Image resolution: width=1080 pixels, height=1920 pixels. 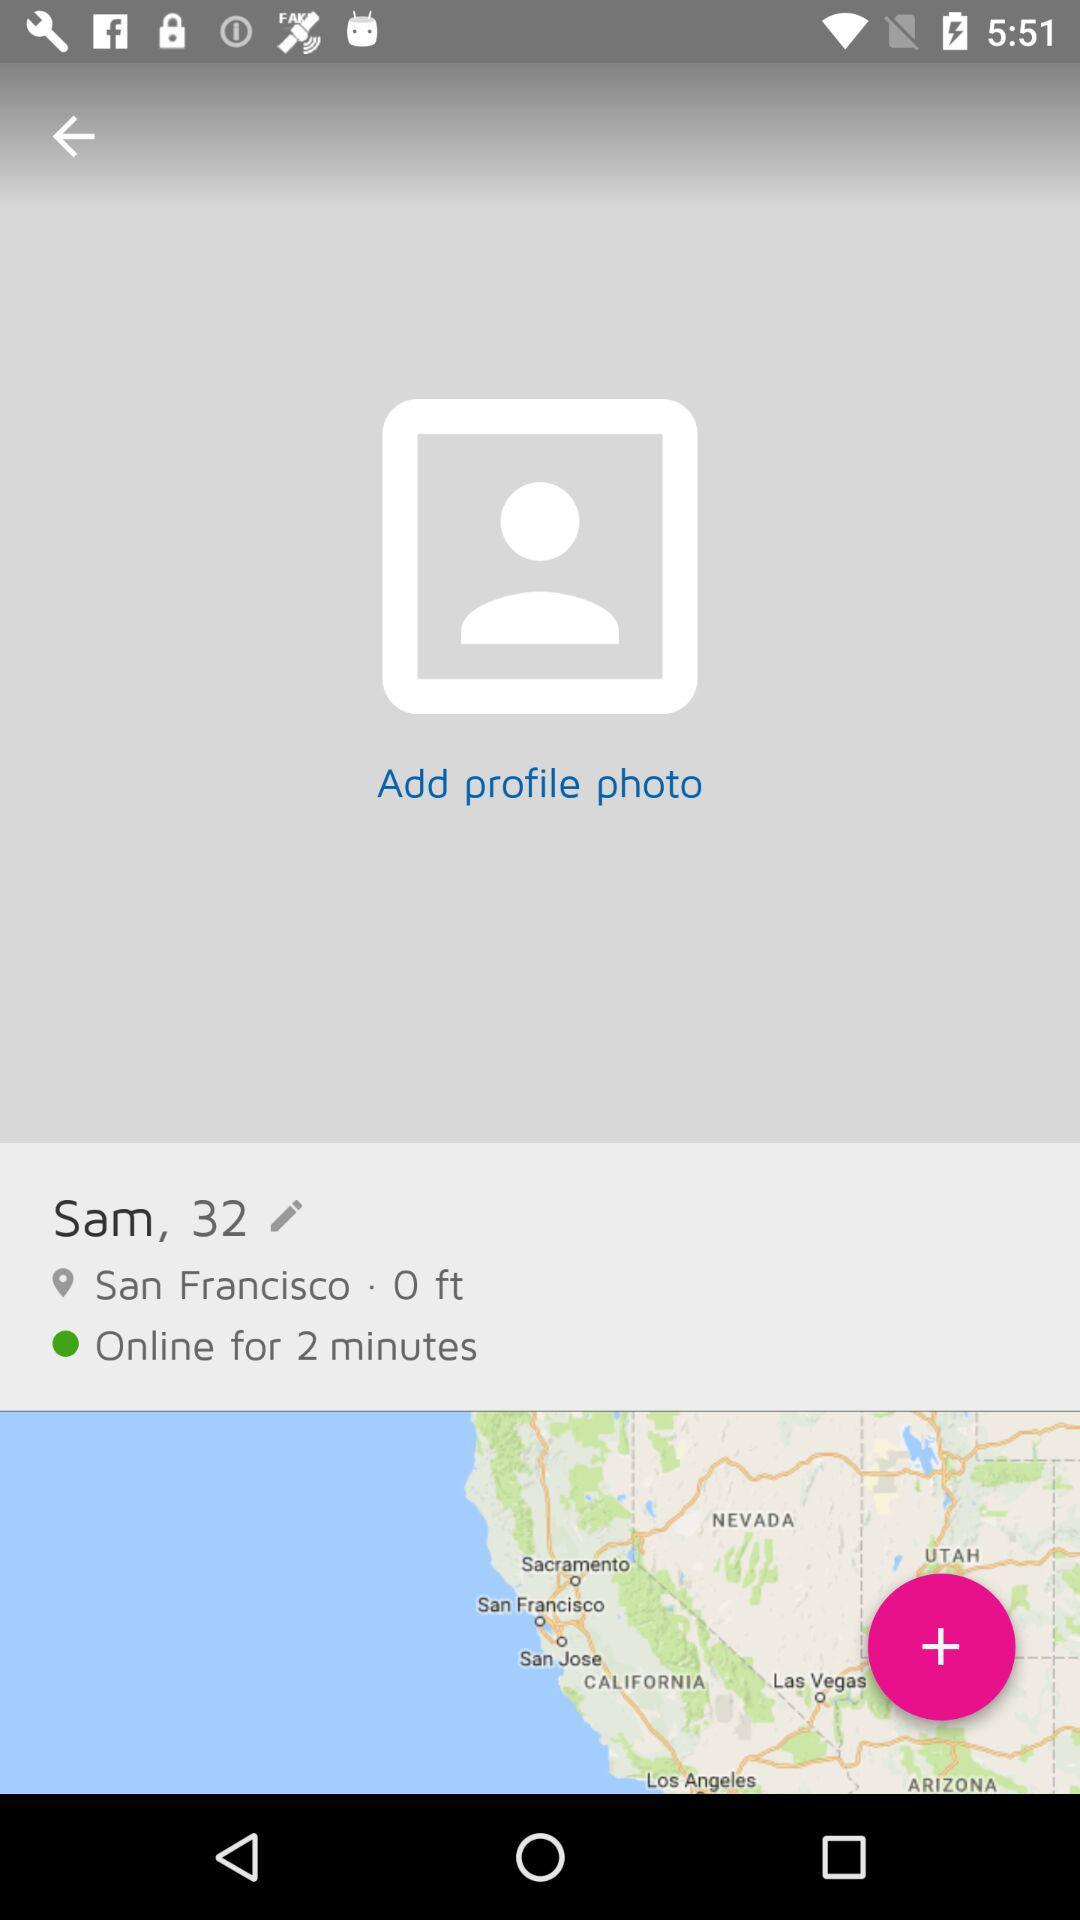 What do you see at coordinates (941, 1654) in the screenshot?
I see `zoom in` at bounding box center [941, 1654].